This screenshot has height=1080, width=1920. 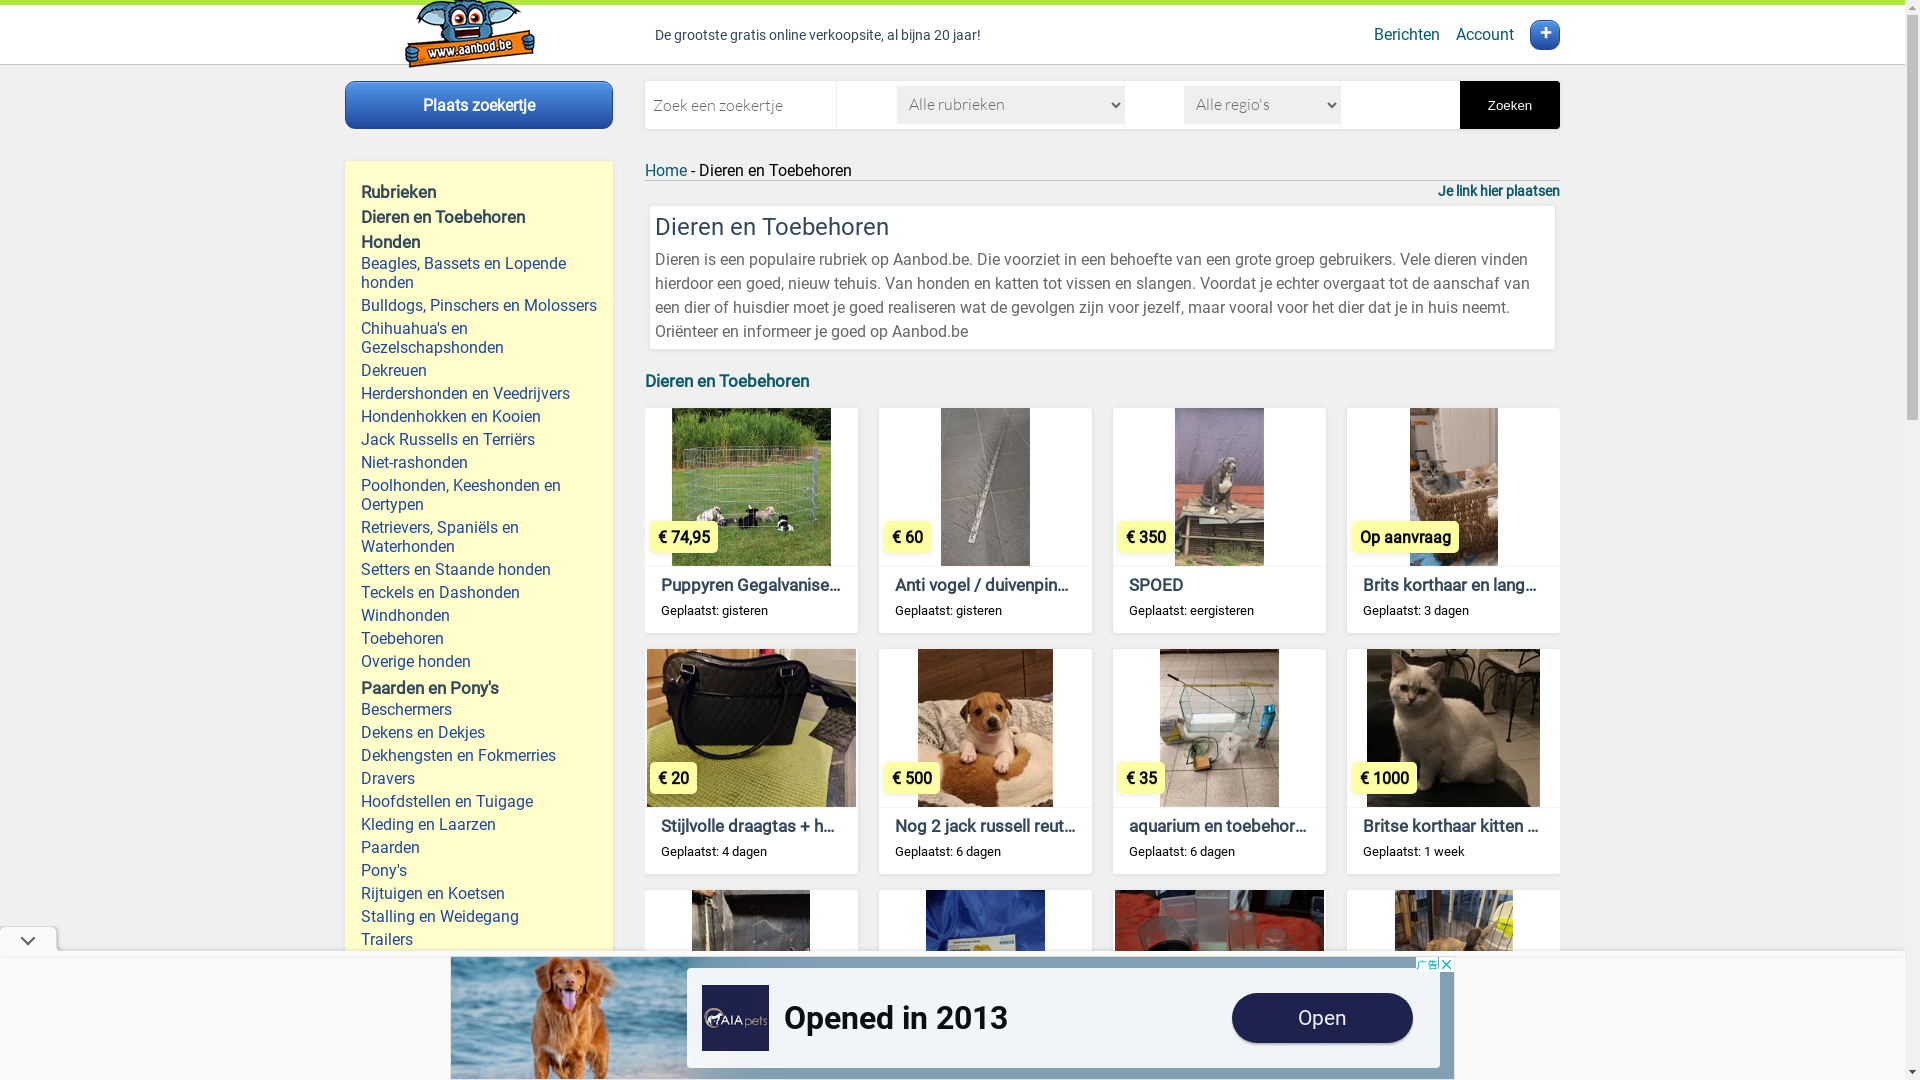 What do you see at coordinates (360, 305) in the screenshot?
I see `'Bulldogs, Pinschers en Molossers'` at bounding box center [360, 305].